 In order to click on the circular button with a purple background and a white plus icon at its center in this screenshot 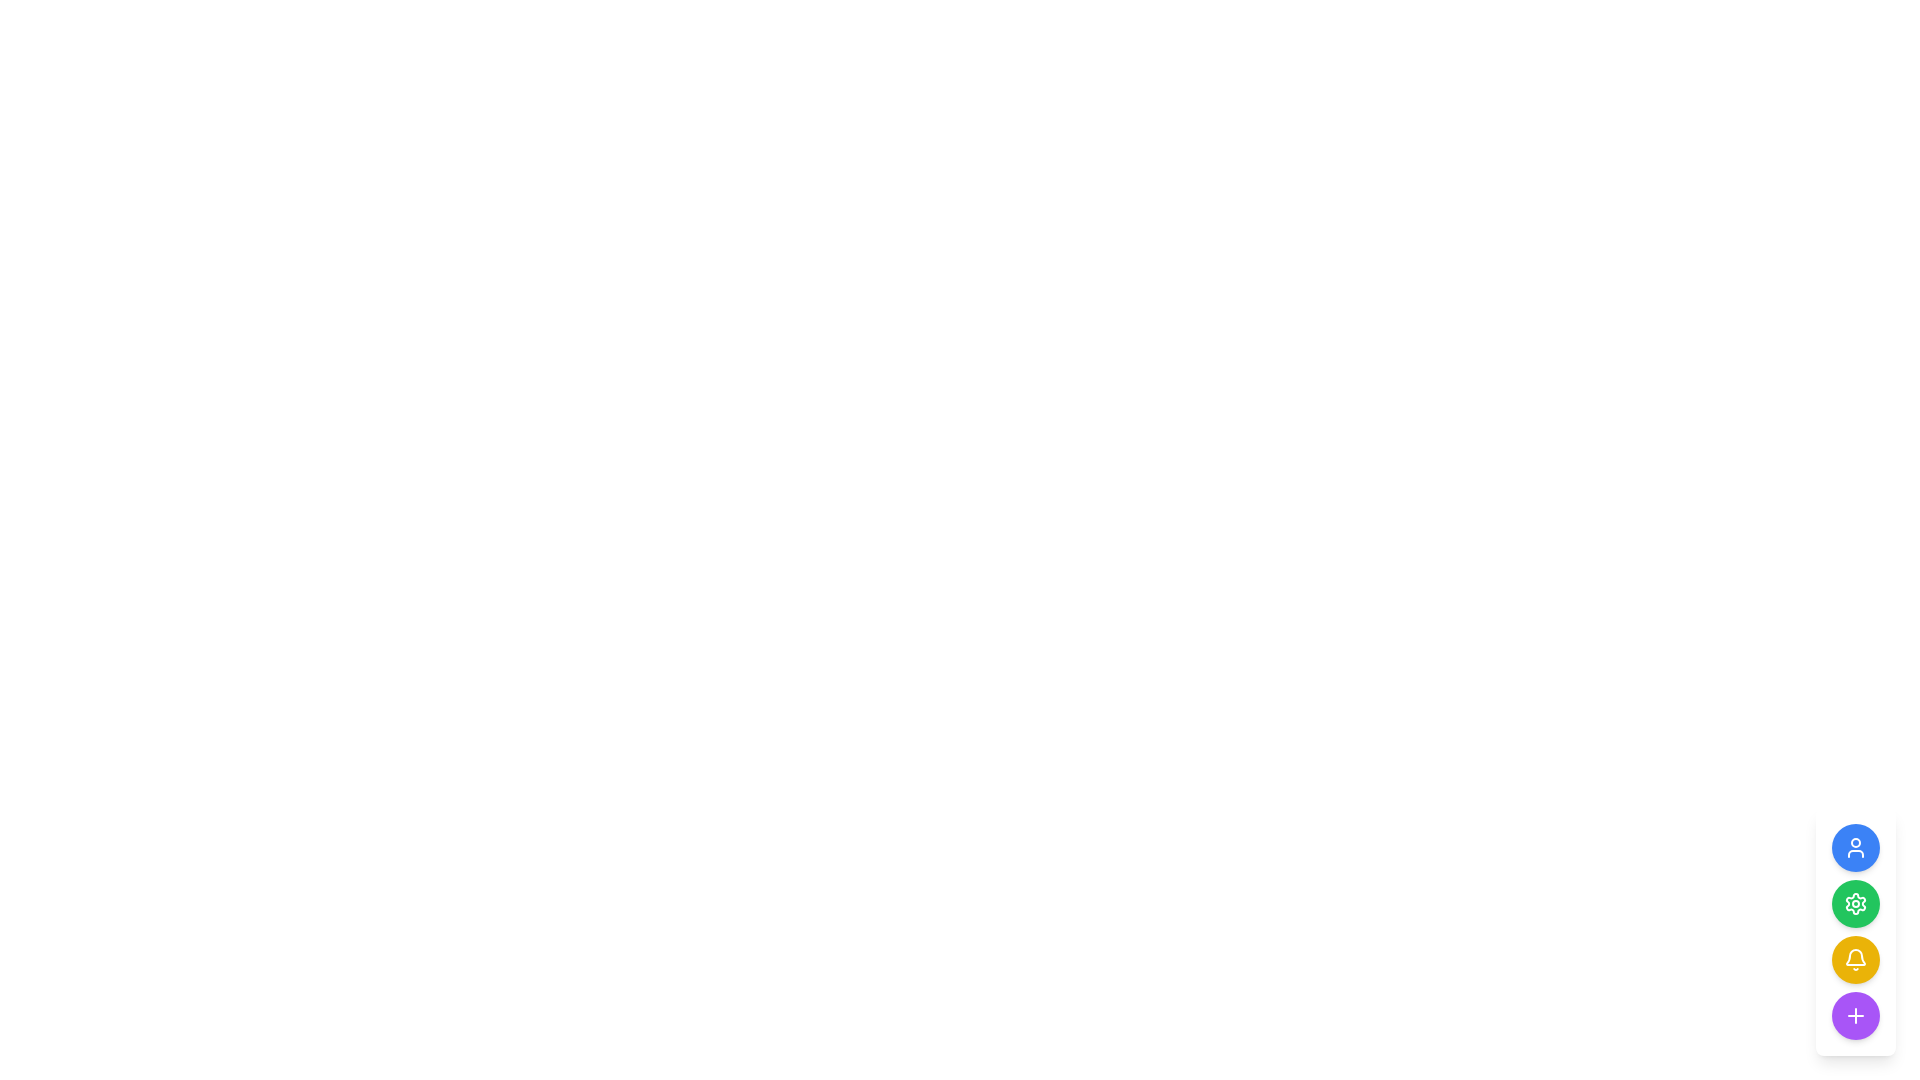, I will do `click(1855, 1015)`.